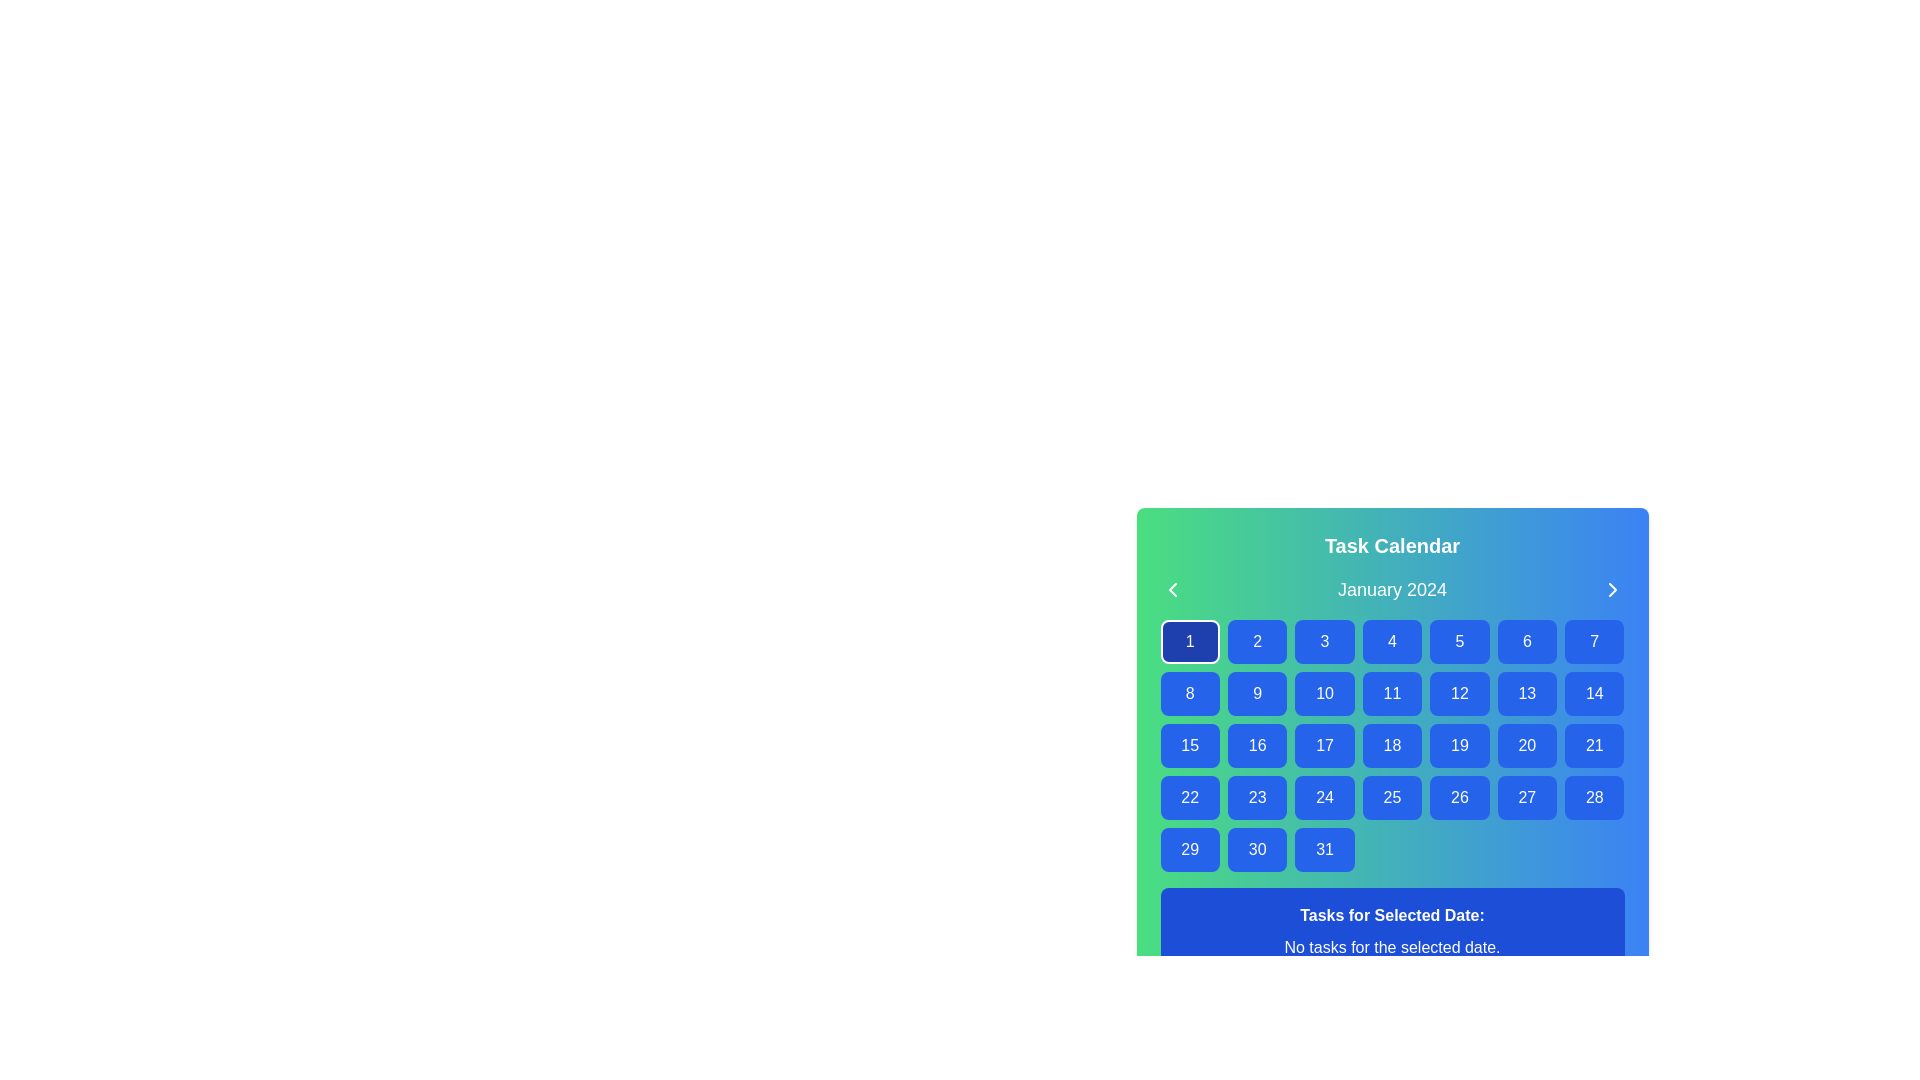  What do you see at coordinates (1190, 693) in the screenshot?
I see `the blue button with the number '8' in the second row, first column of the January 2024 calendar grid` at bounding box center [1190, 693].